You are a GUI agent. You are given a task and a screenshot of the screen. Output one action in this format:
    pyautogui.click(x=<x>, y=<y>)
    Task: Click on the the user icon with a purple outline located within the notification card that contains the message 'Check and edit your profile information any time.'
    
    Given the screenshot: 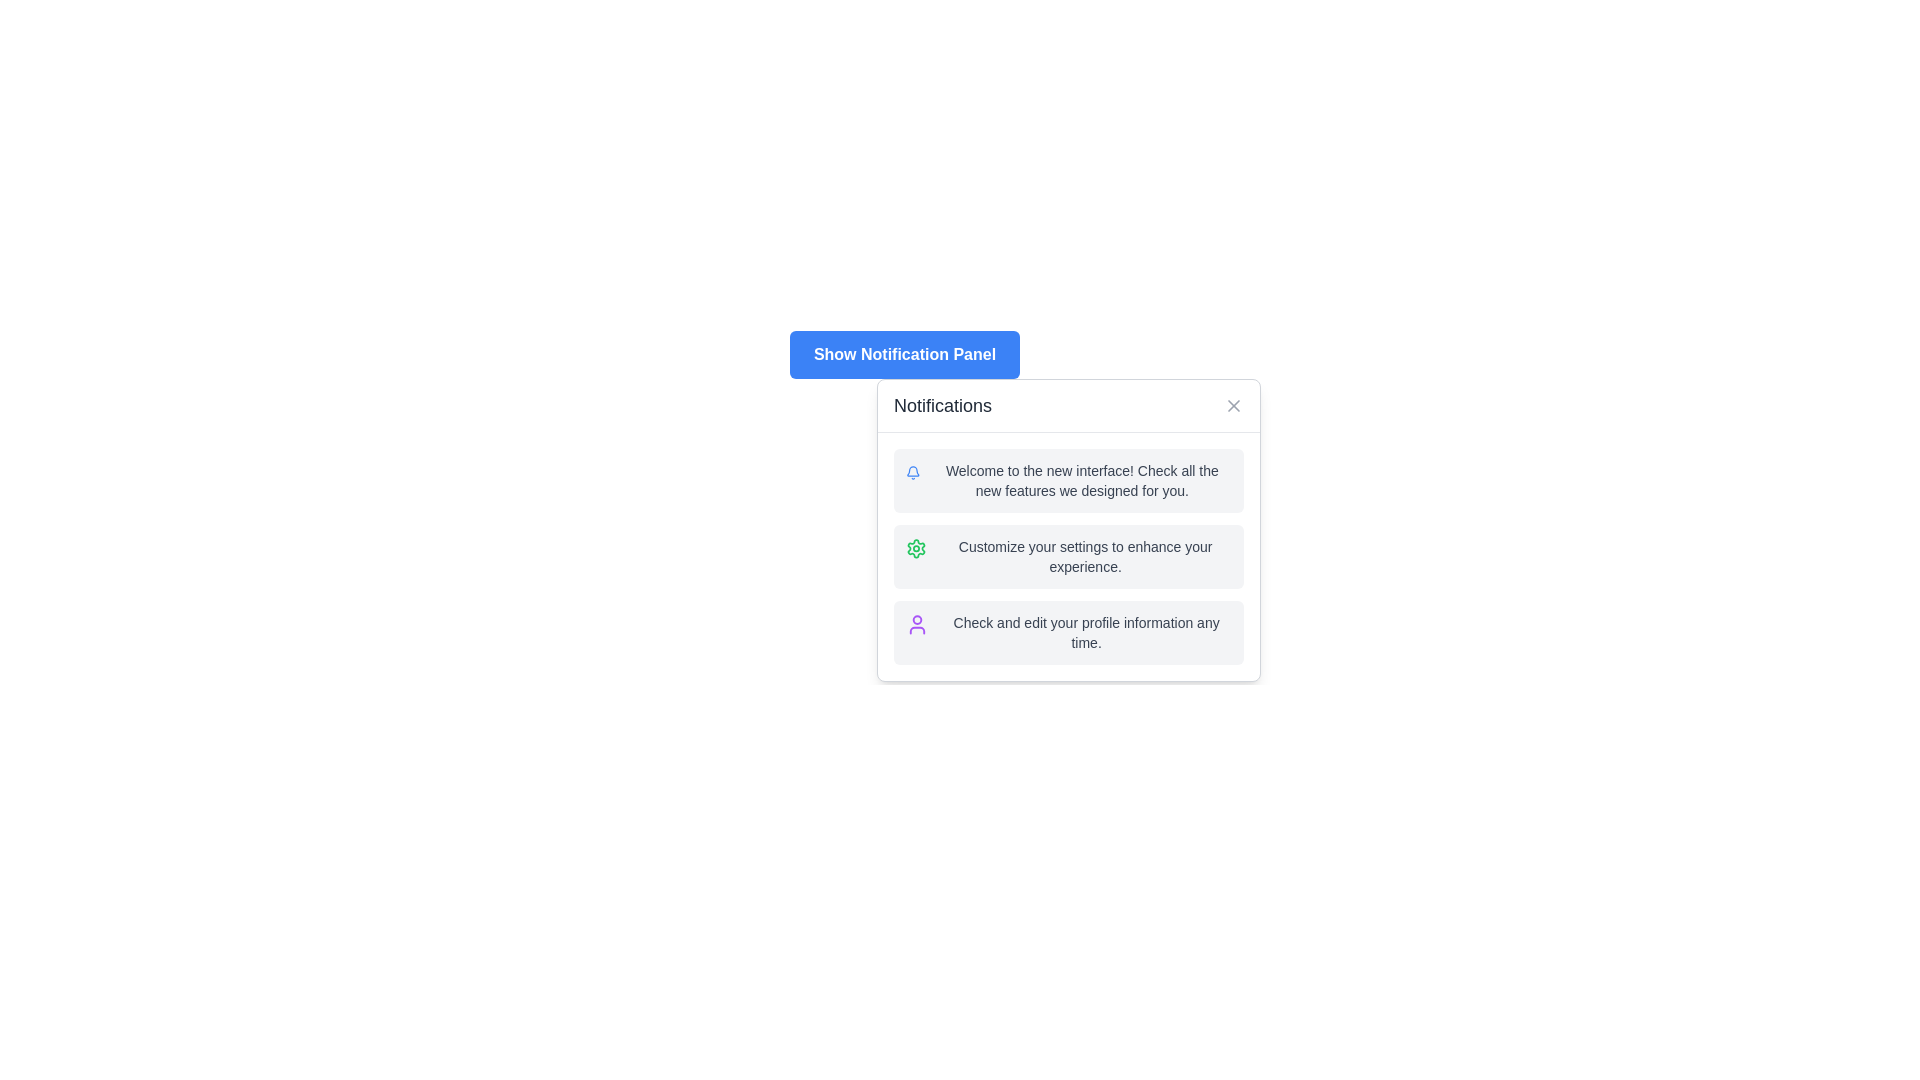 What is the action you would take?
    pyautogui.click(x=916, y=623)
    